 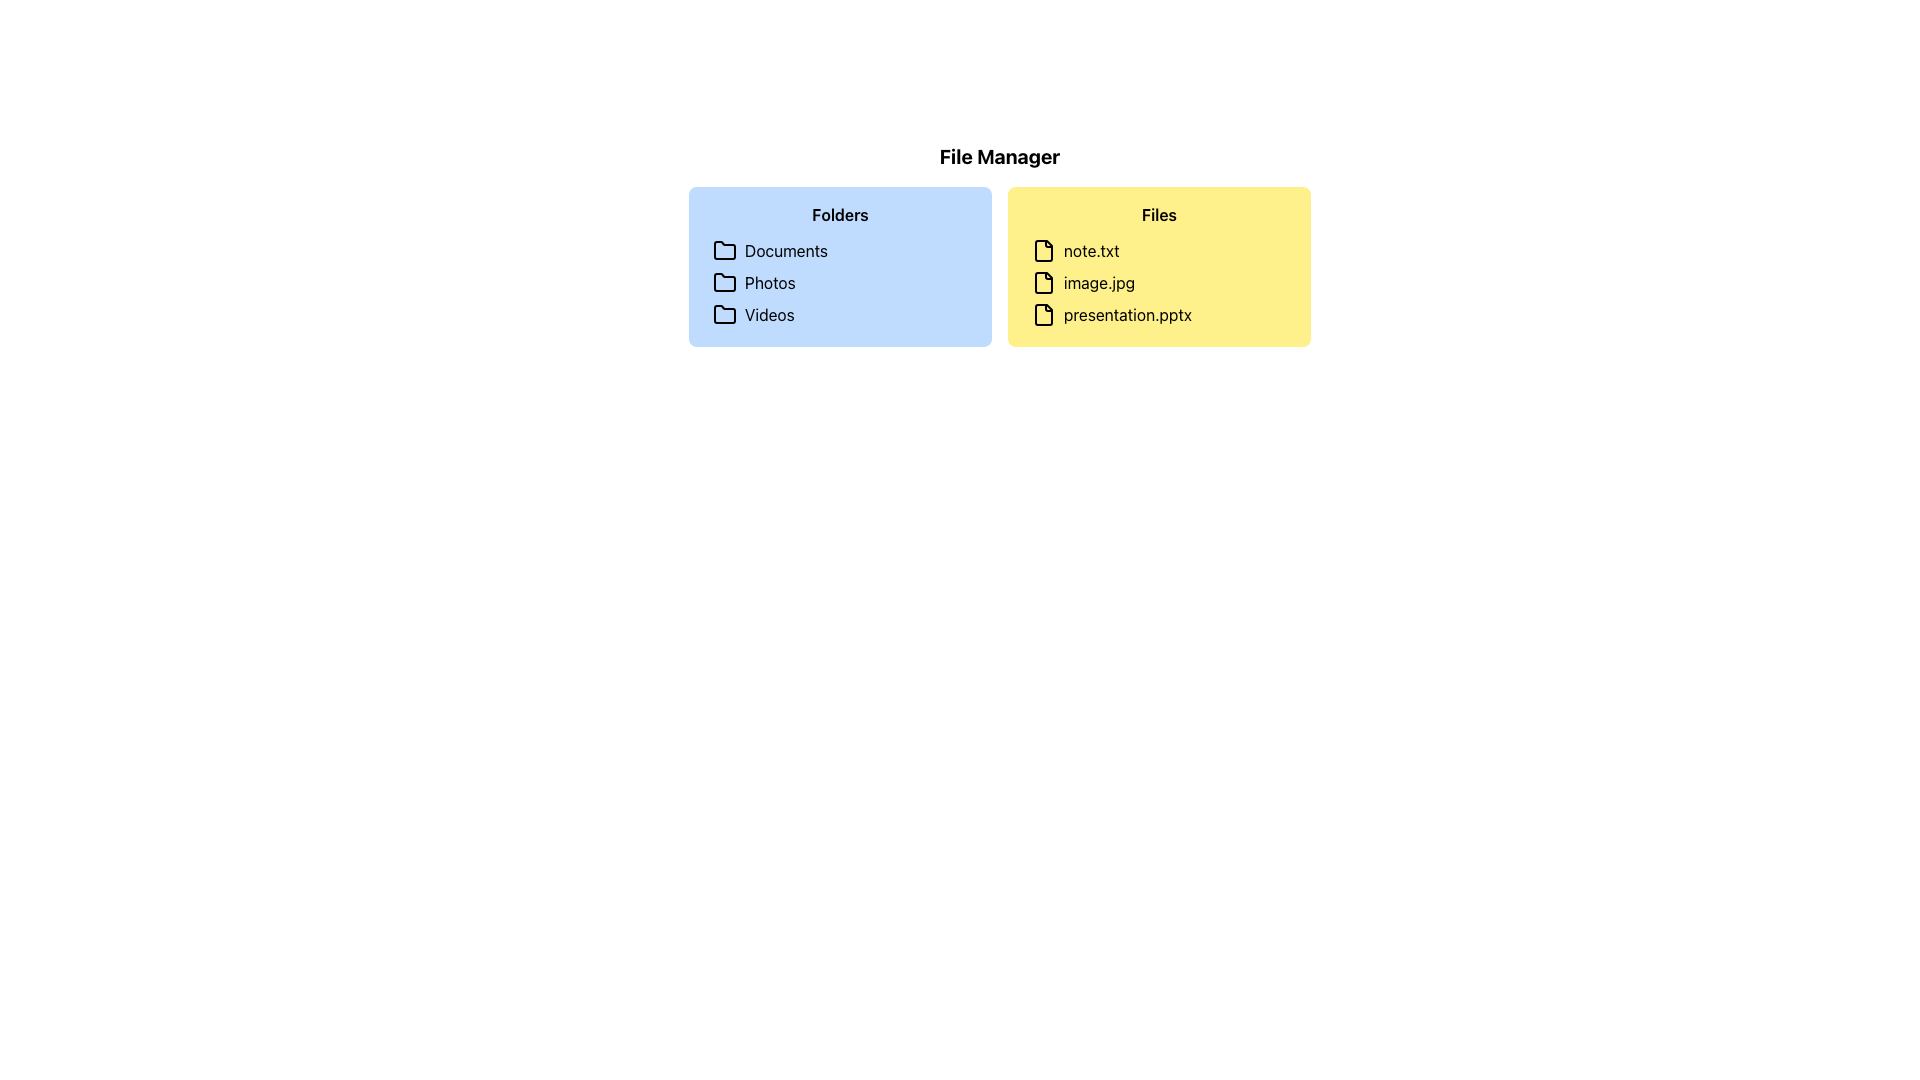 What do you see at coordinates (723, 249) in the screenshot?
I see `the folder icon representing 'Documents', which is the first icon in the list of folders located in the blue 'Folders' section on the left side of the interface` at bounding box center [723, 249].